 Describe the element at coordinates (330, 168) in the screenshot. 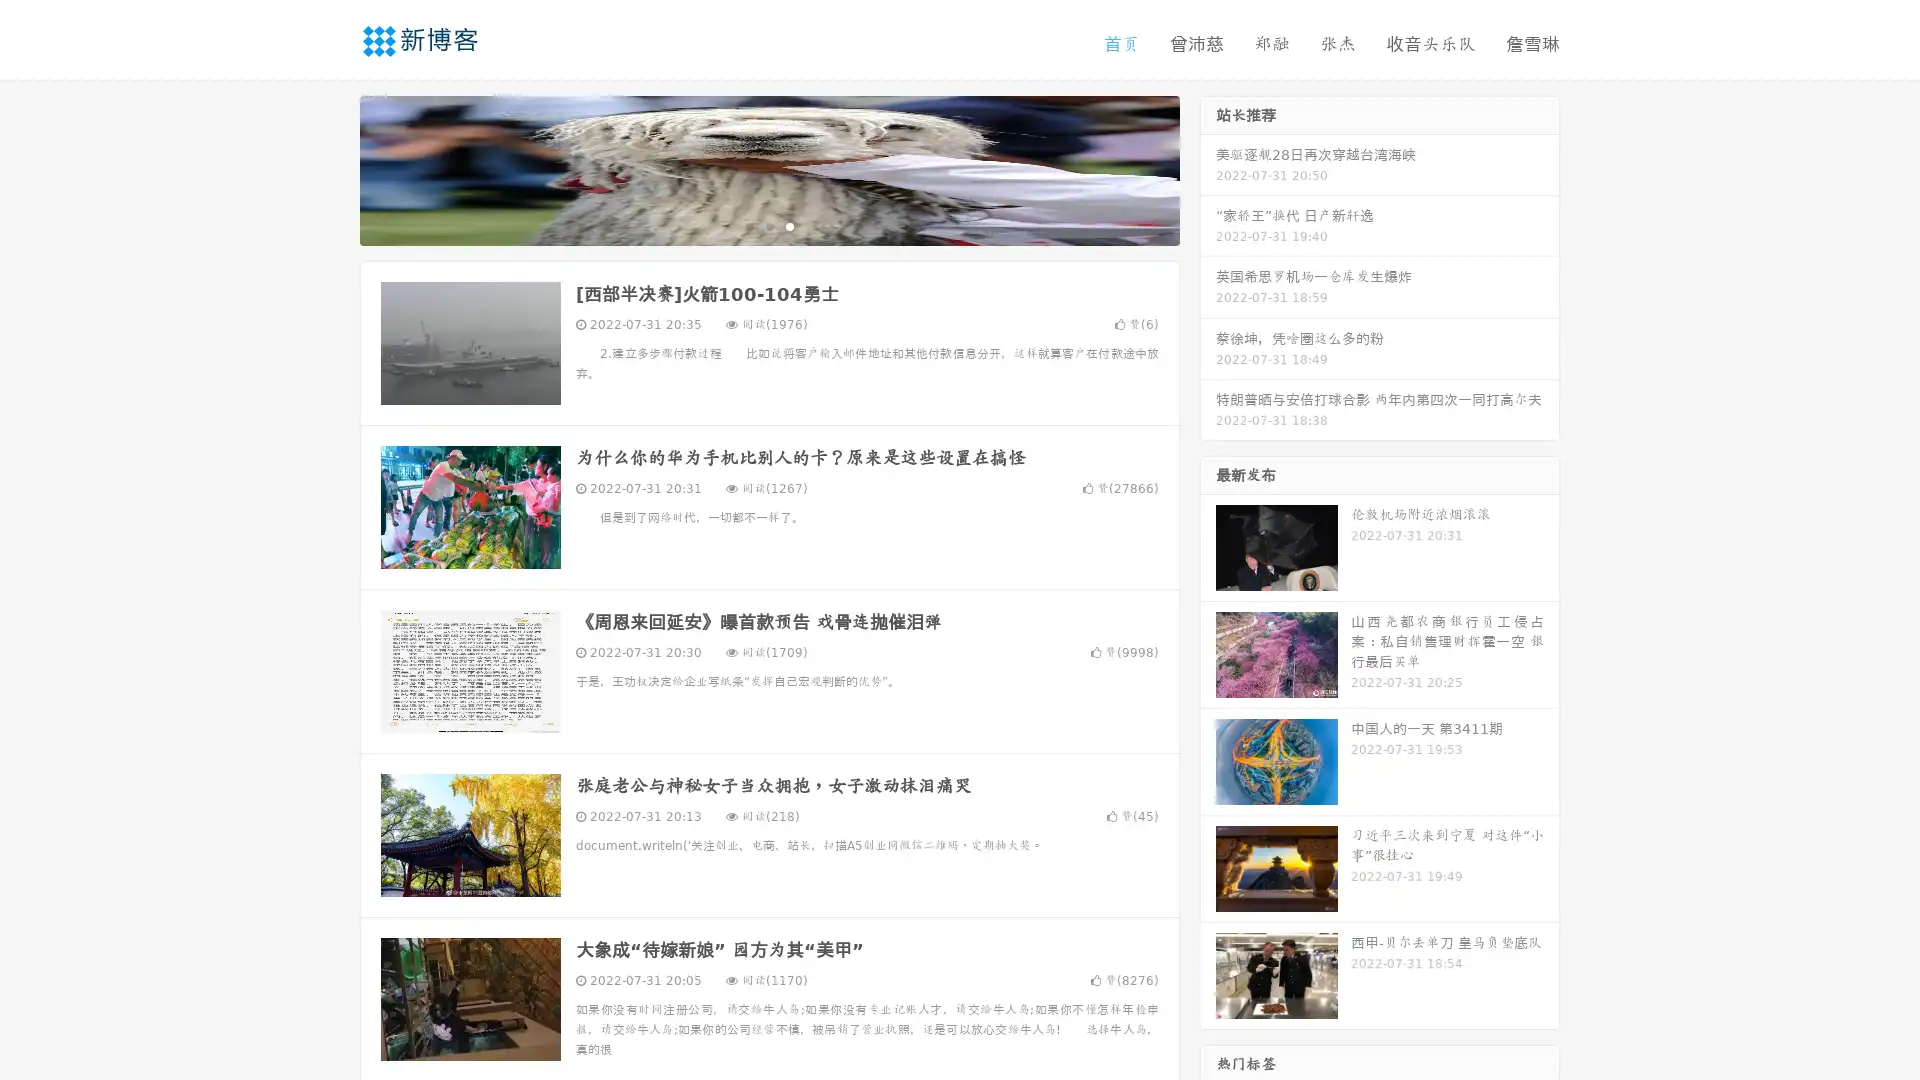

I see `Previous slide` at that location.